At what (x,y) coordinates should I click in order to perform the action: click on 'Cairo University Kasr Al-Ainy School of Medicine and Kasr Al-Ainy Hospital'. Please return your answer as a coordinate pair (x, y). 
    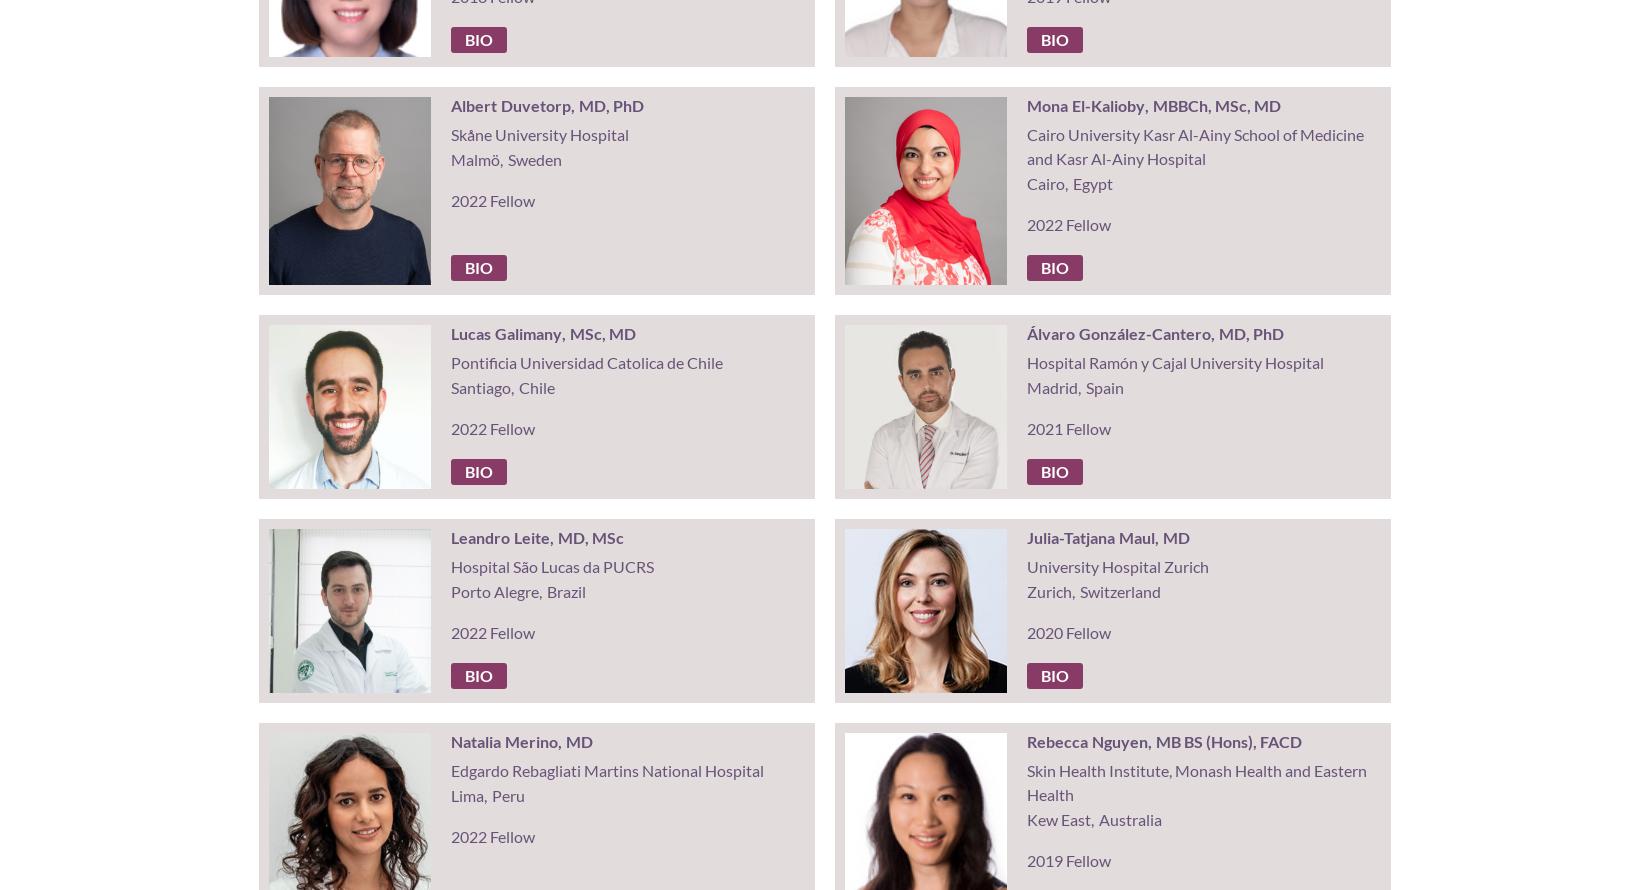
    Looking at the image, I should click on (1194, 145).